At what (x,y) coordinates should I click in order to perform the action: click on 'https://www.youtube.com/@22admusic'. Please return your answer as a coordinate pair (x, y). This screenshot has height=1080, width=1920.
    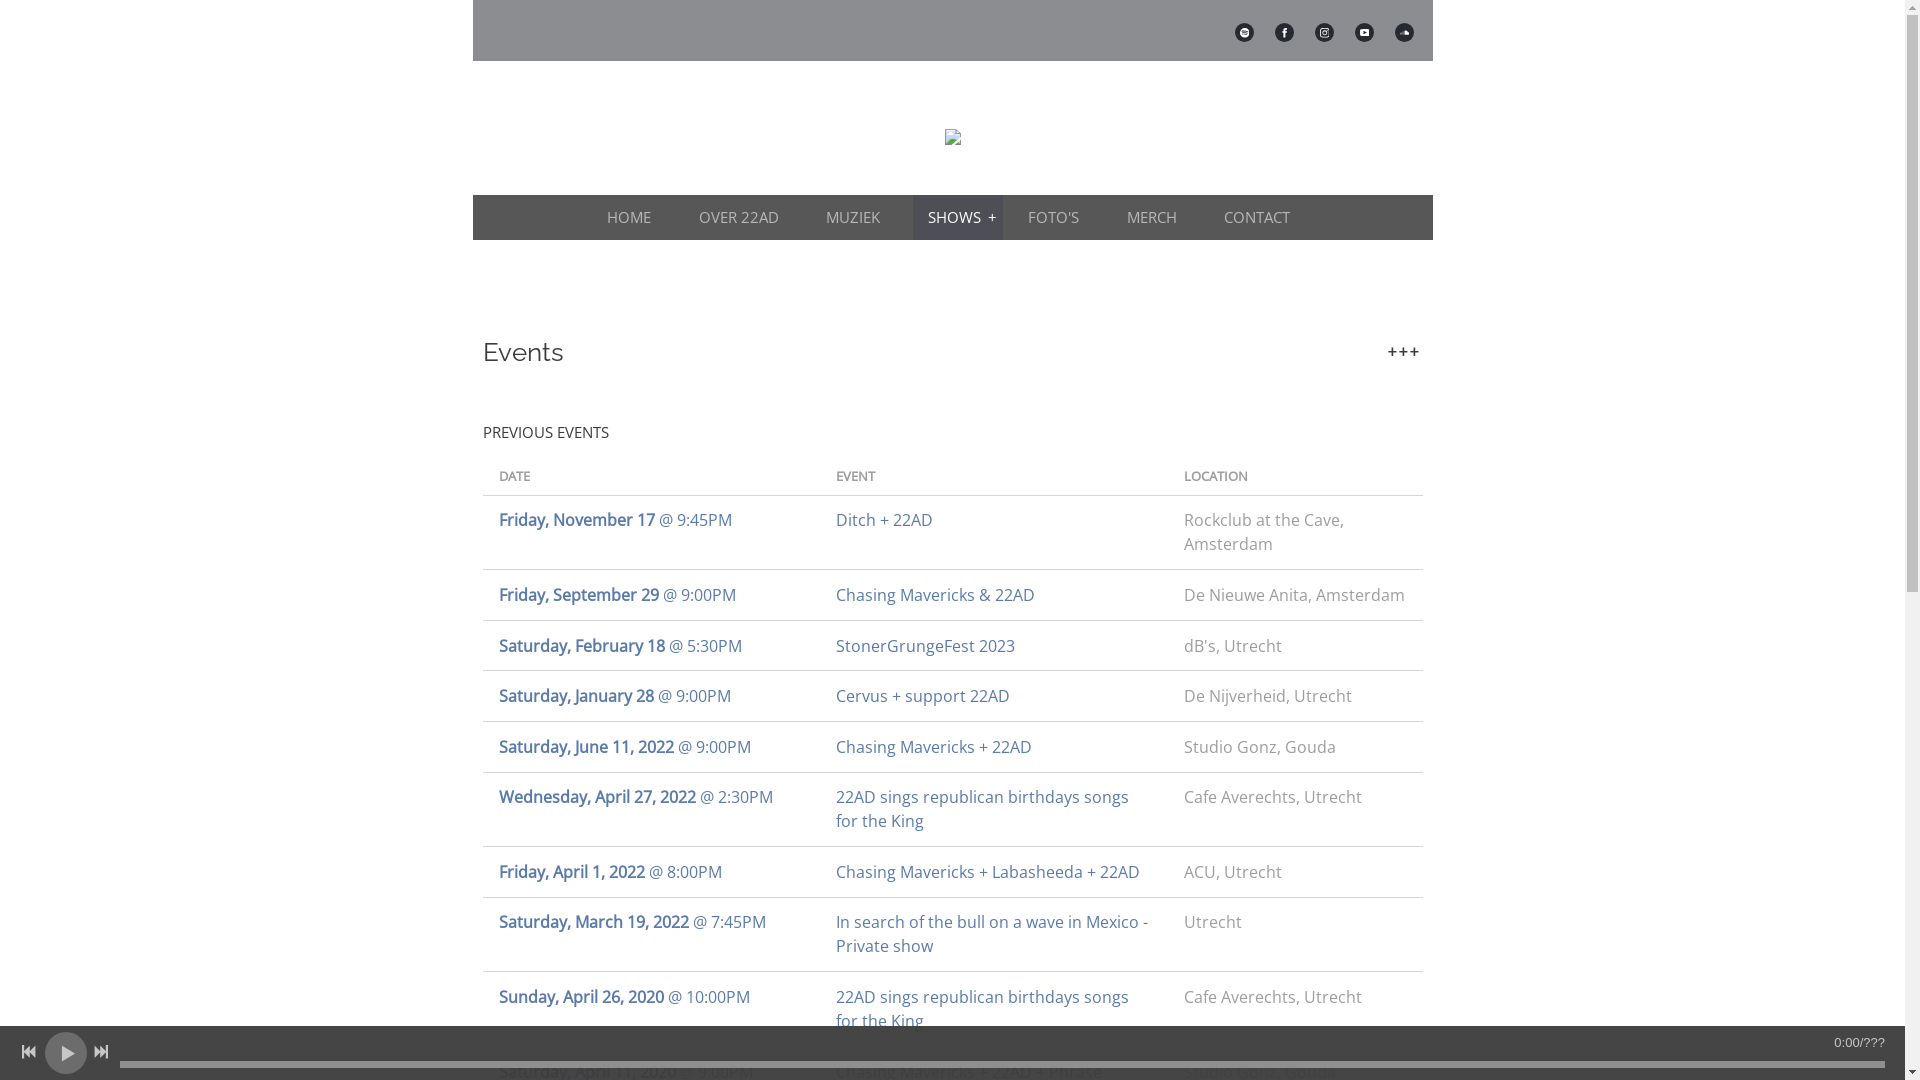
    Looking at the image, I should click on (1363, 32).